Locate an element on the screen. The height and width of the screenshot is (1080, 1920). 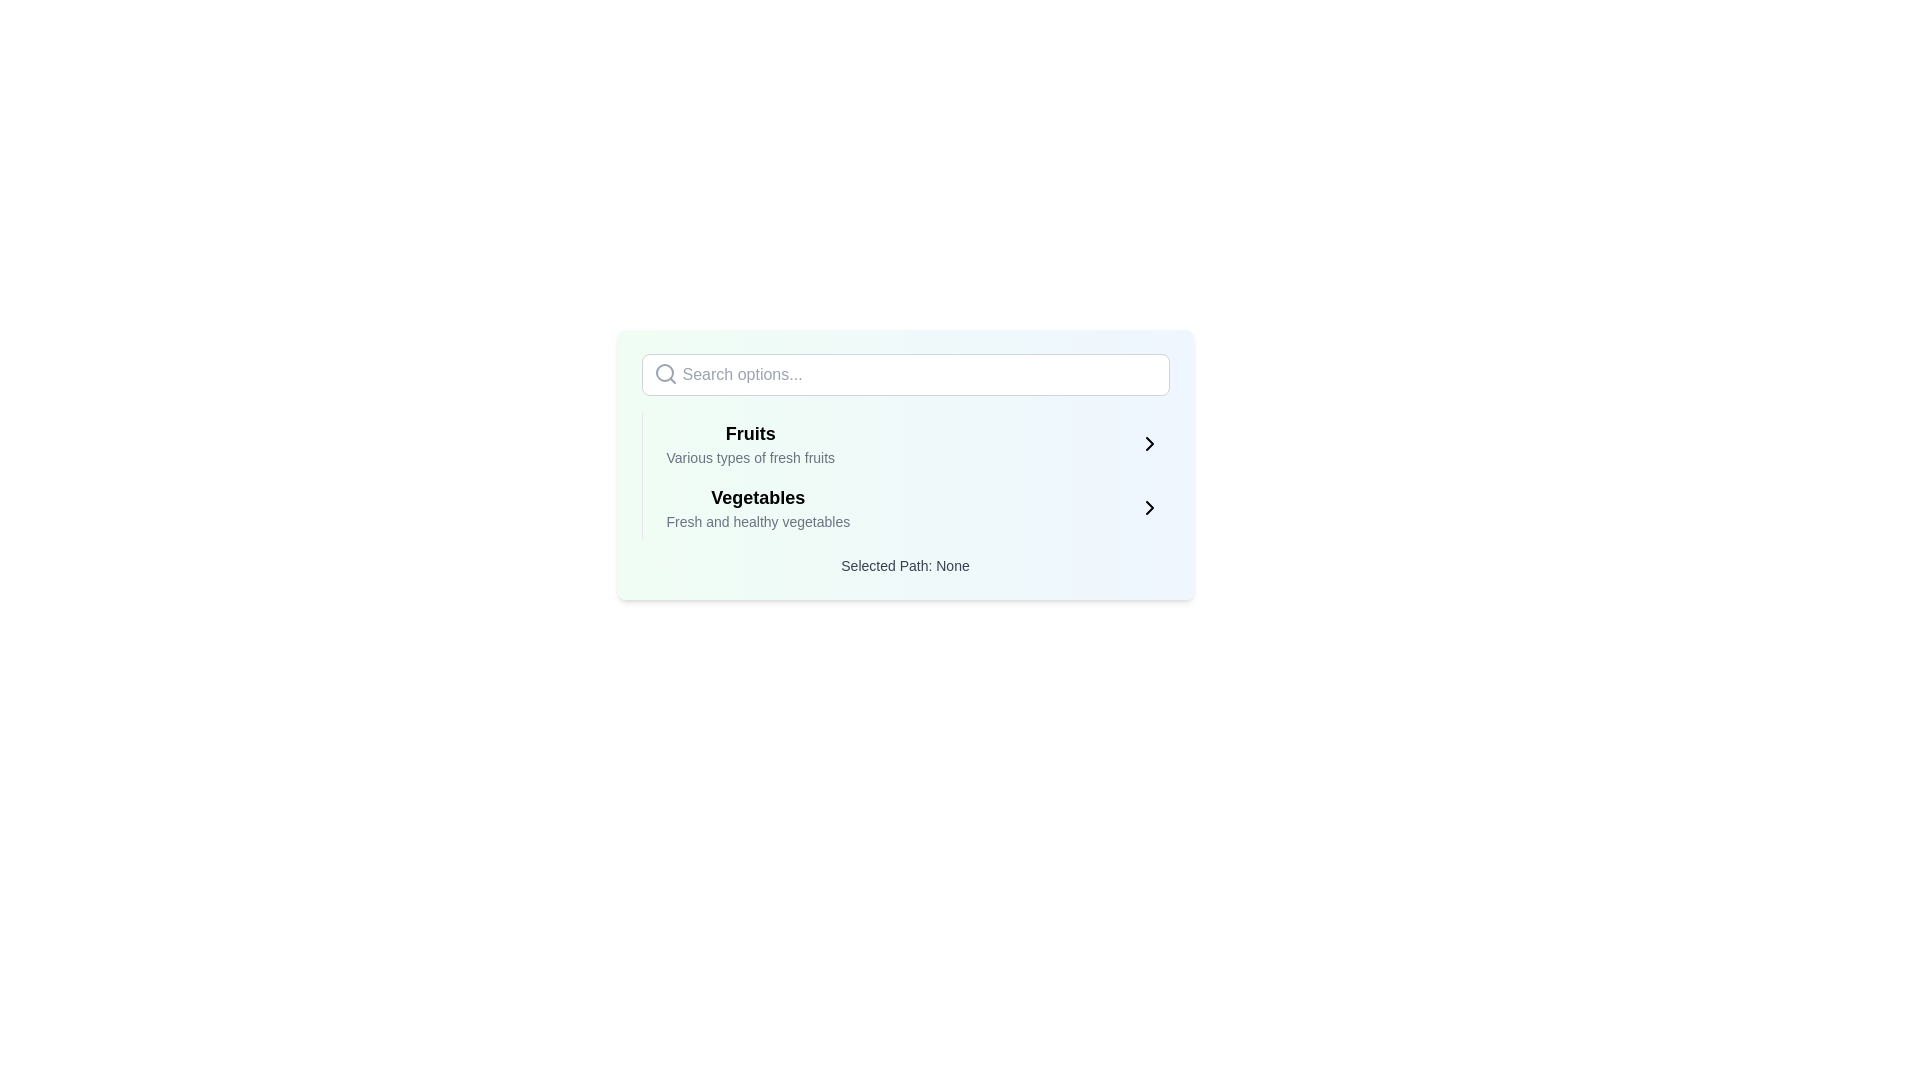
text content of the first item in the vertical list, which displays 'Fruits' in bold and 'Various types of fresh fruits' in a smaller font is located at coordinates (749, 442).